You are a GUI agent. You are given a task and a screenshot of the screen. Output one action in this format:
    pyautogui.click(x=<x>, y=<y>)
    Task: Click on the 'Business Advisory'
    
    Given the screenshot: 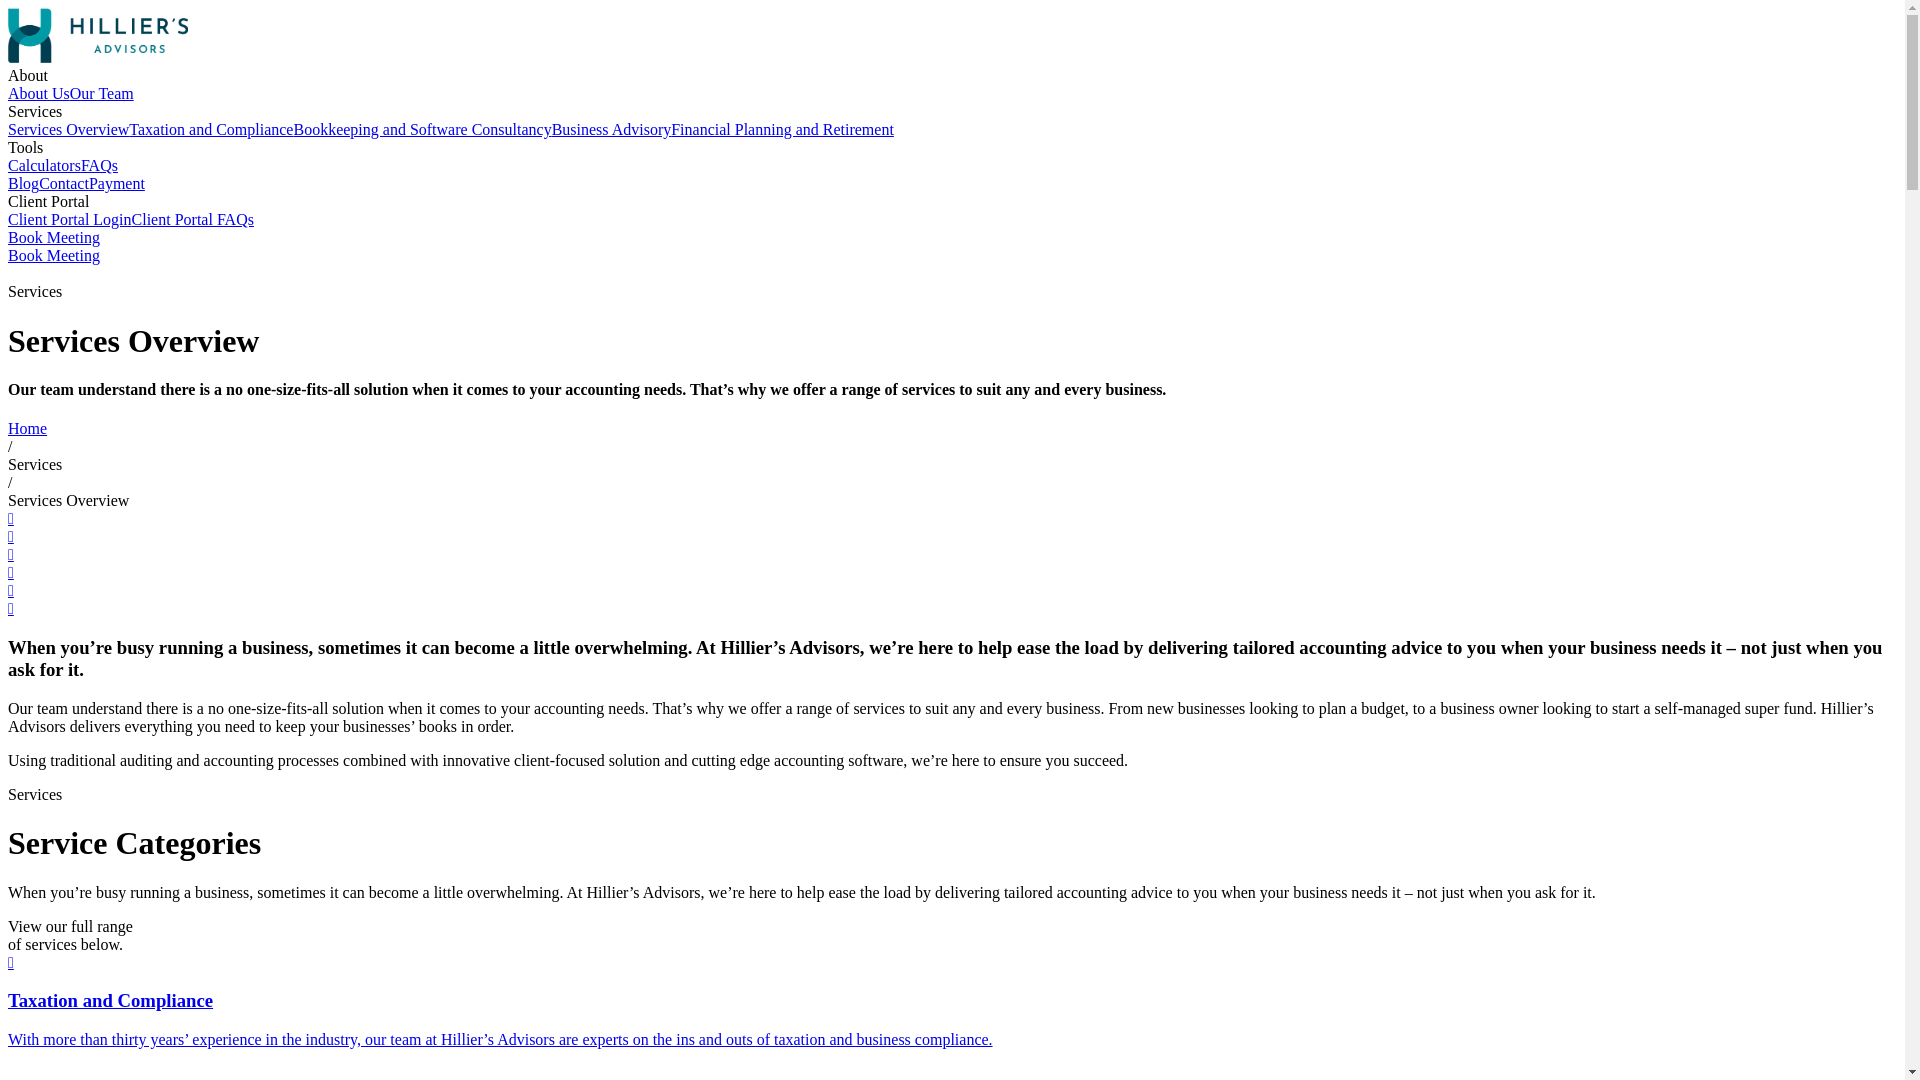 What is the action you would take?
    pyautogui.click(x=610, y=129)
    